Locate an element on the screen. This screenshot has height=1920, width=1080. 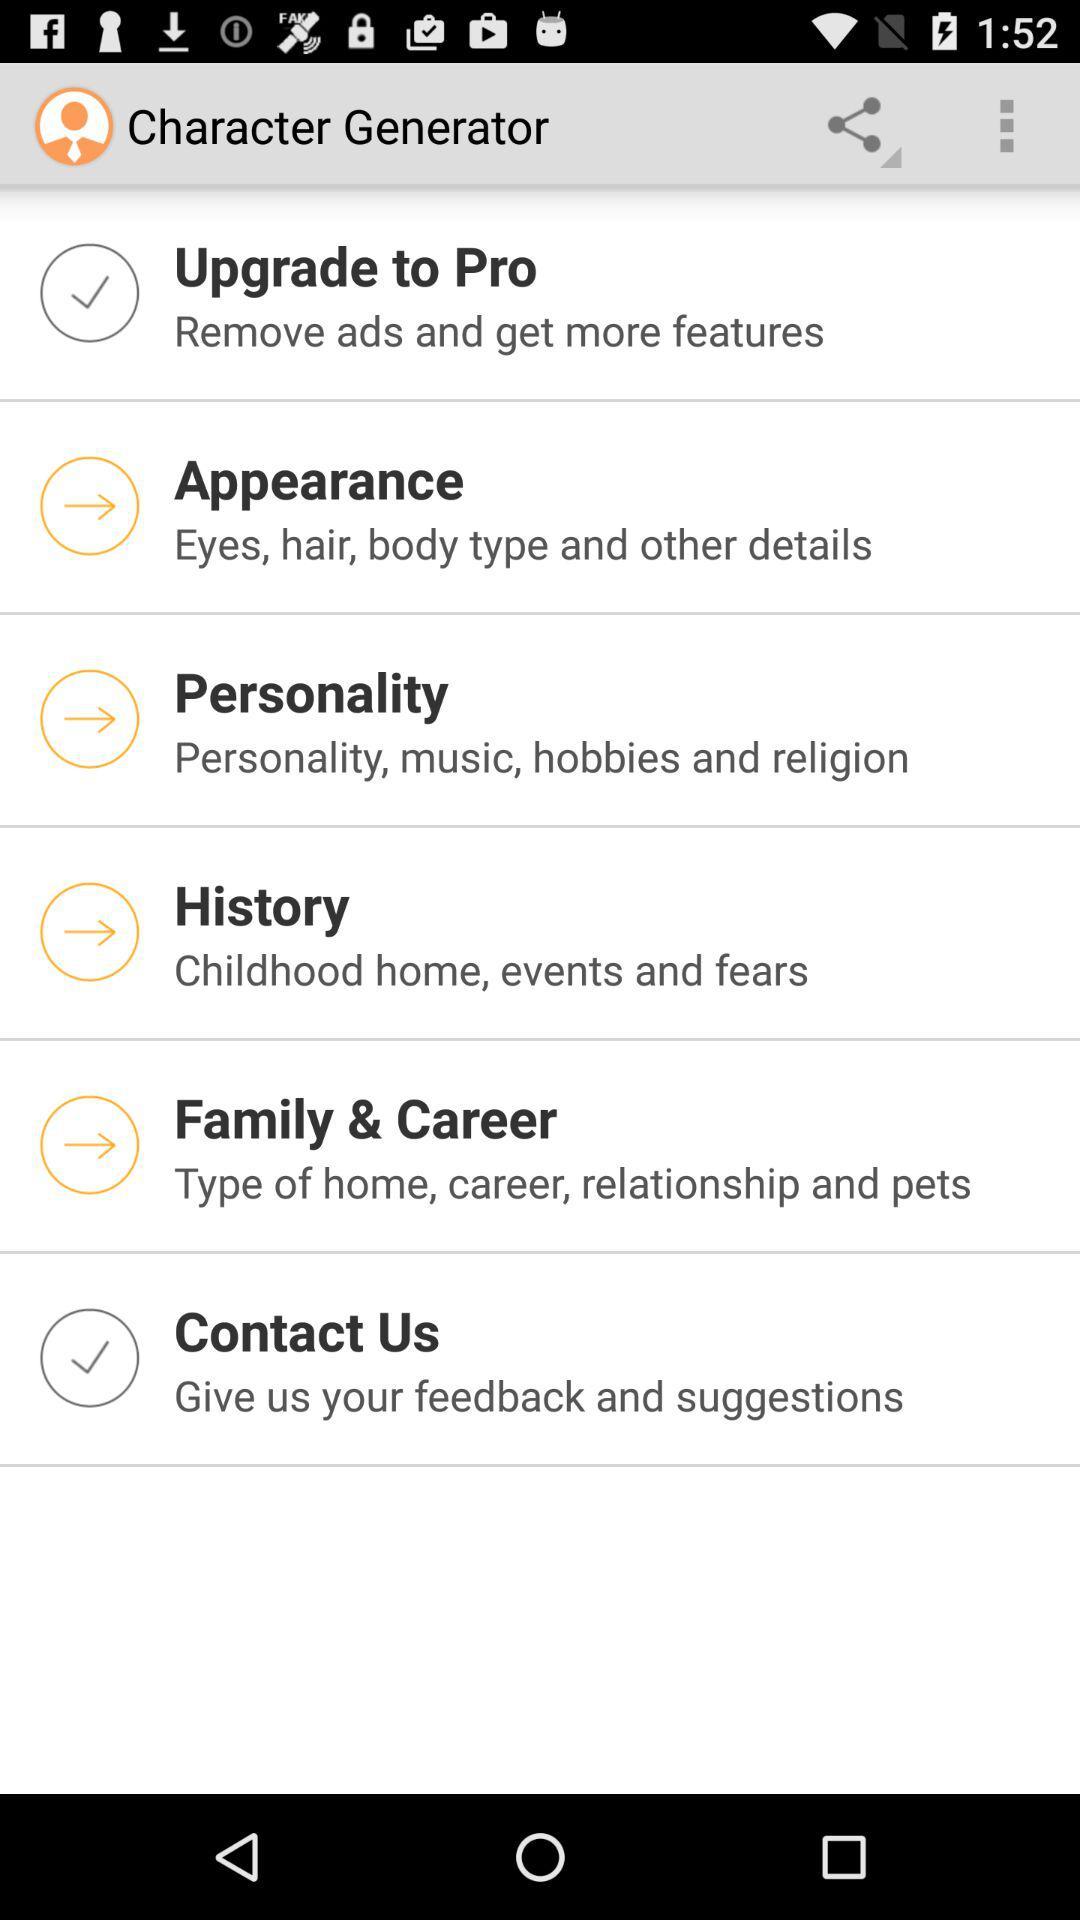
app above the childhood home events icon is located at coordinates (613, 903).